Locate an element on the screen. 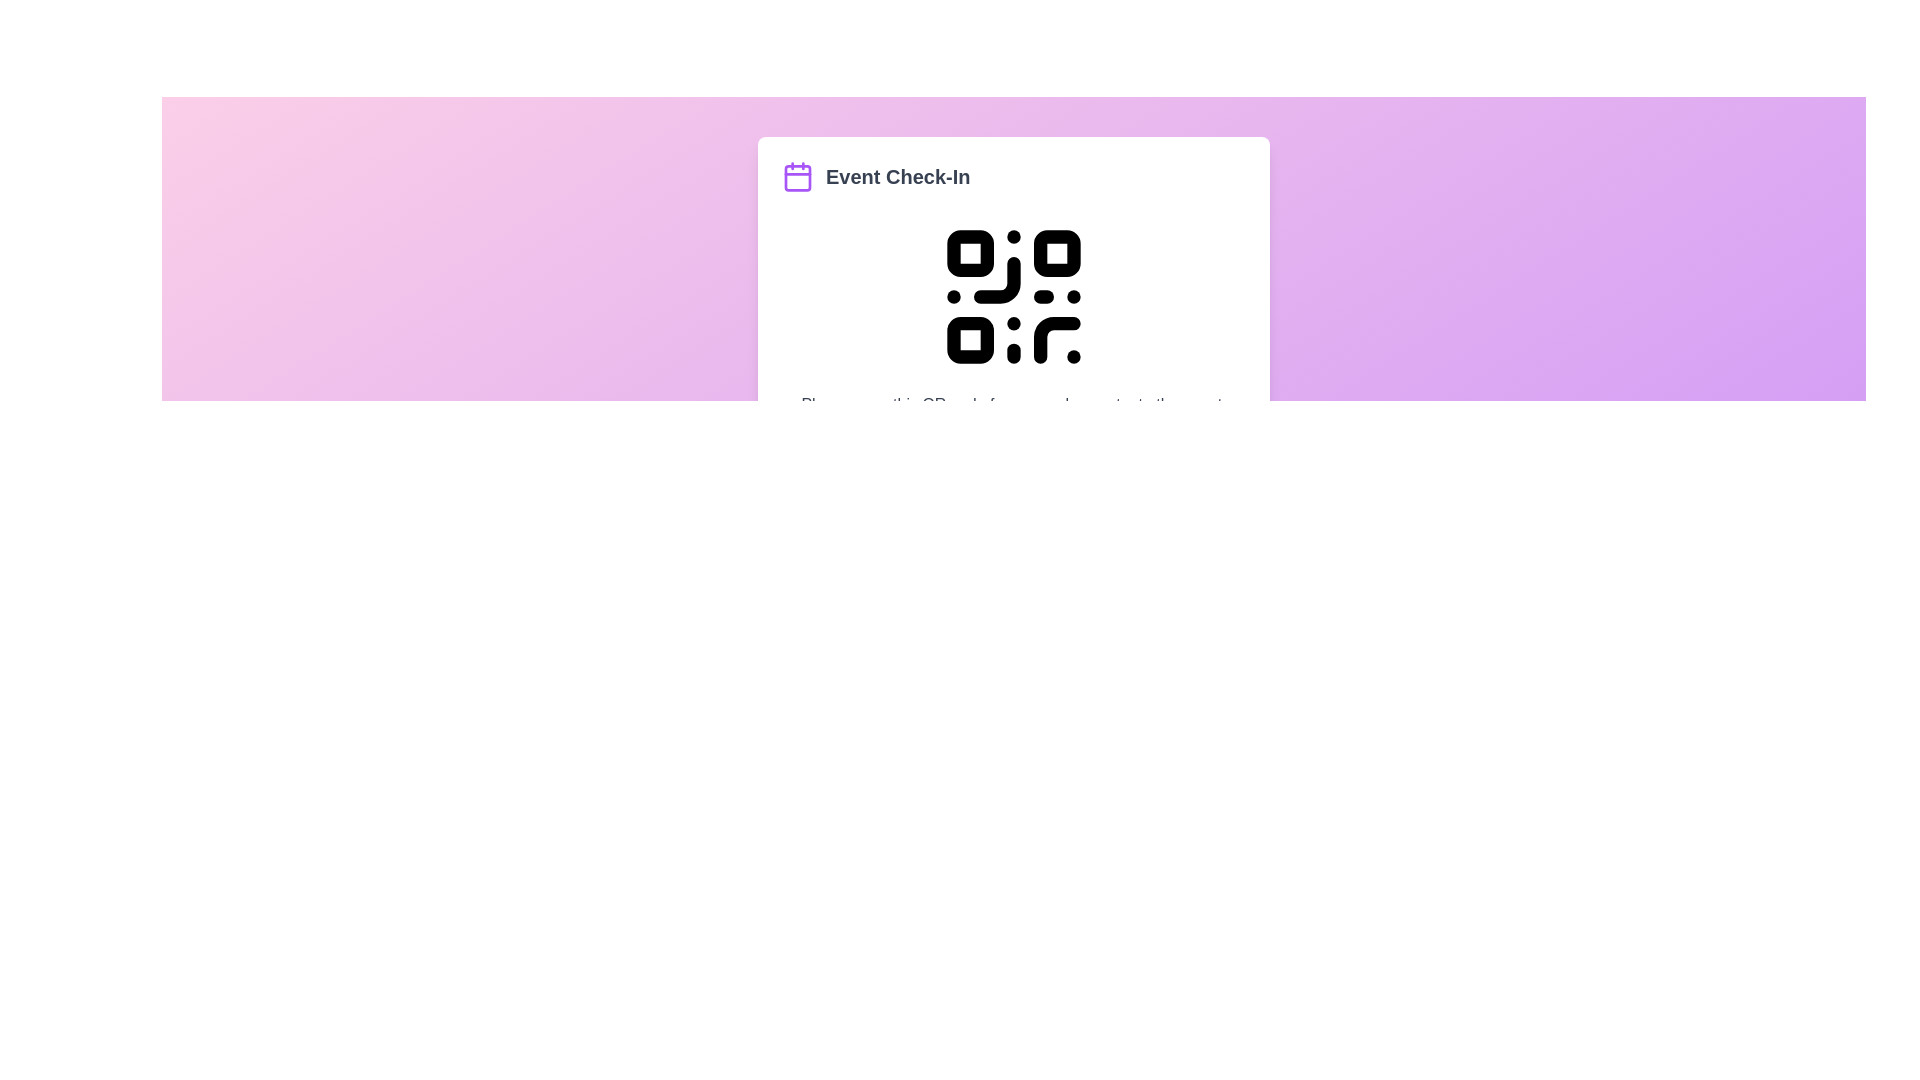  the QR code displayed prominently in black within a white card area, which is centered on a purple background, if interactive features are implemented is located at coordinates (1013, 297).